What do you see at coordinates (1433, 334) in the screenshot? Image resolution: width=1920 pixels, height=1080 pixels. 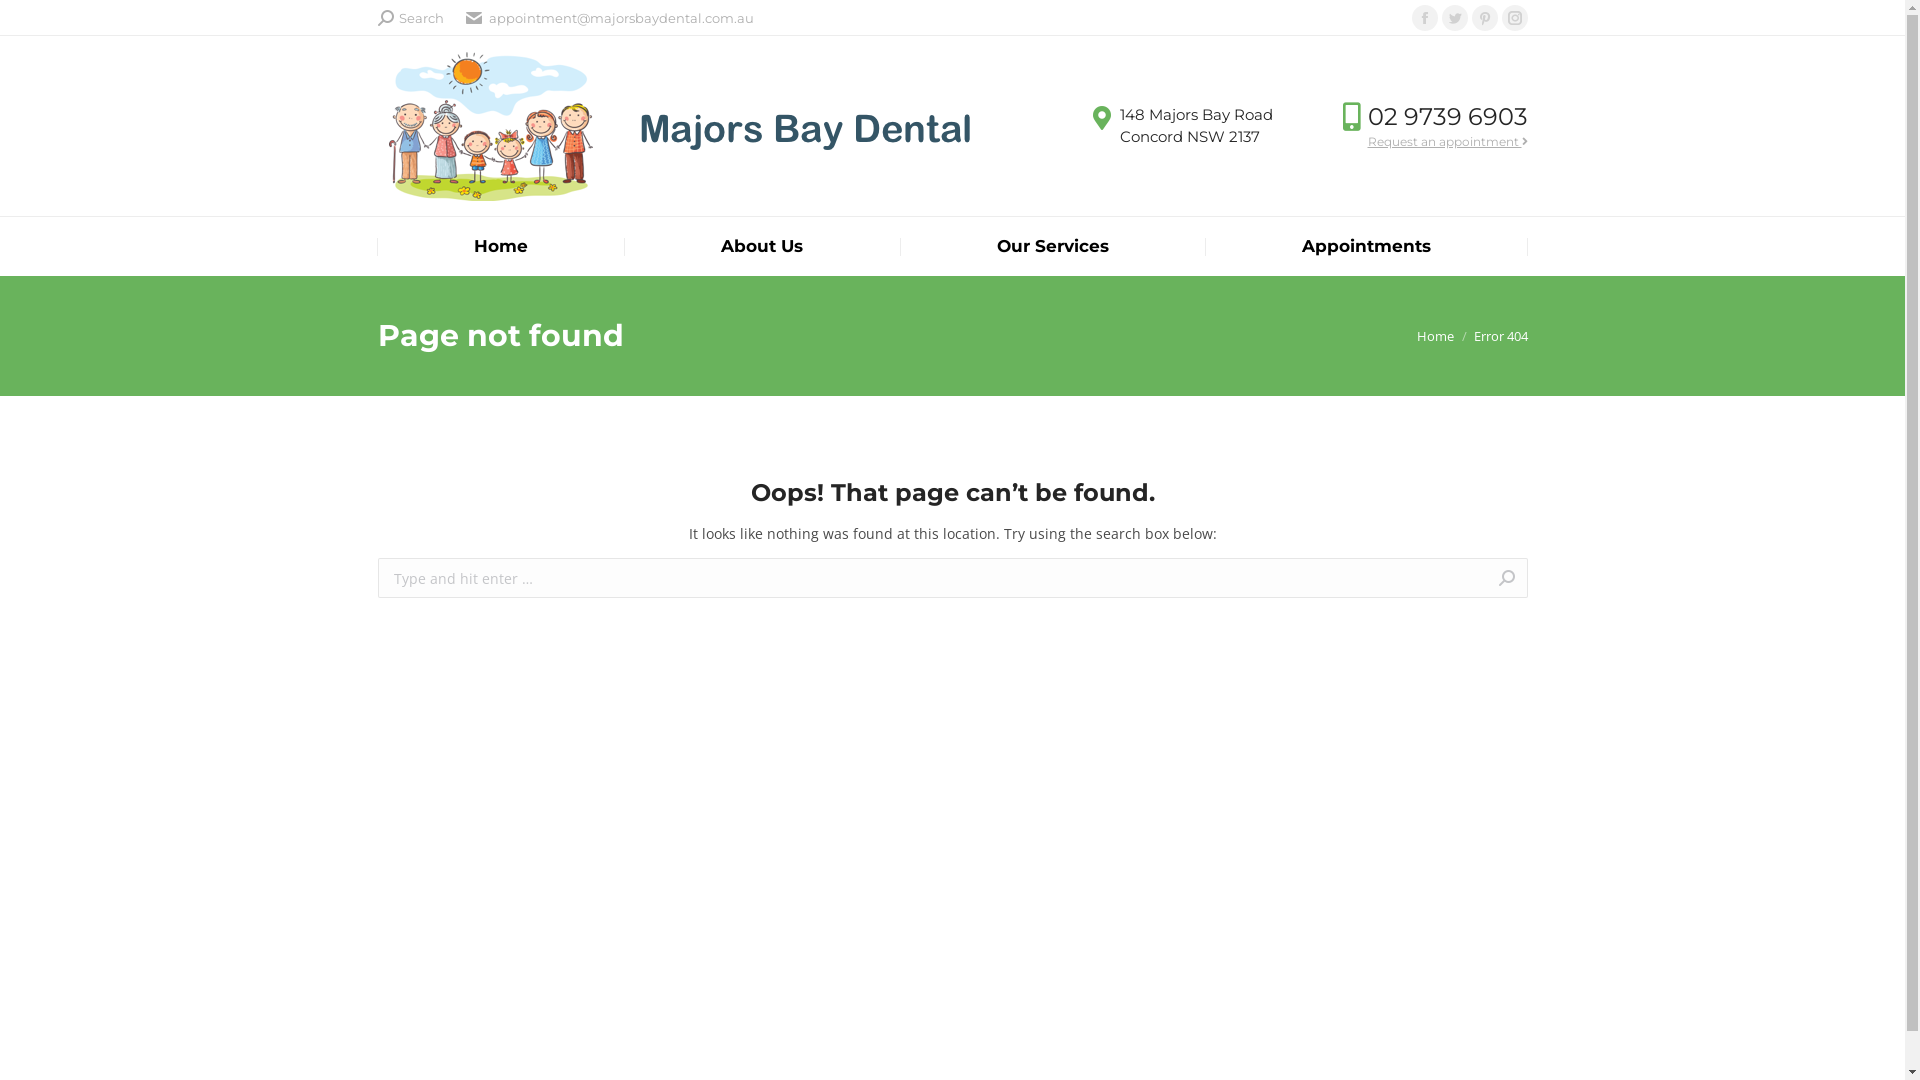 I see `'Home'` at bounding box center [1433, 334].